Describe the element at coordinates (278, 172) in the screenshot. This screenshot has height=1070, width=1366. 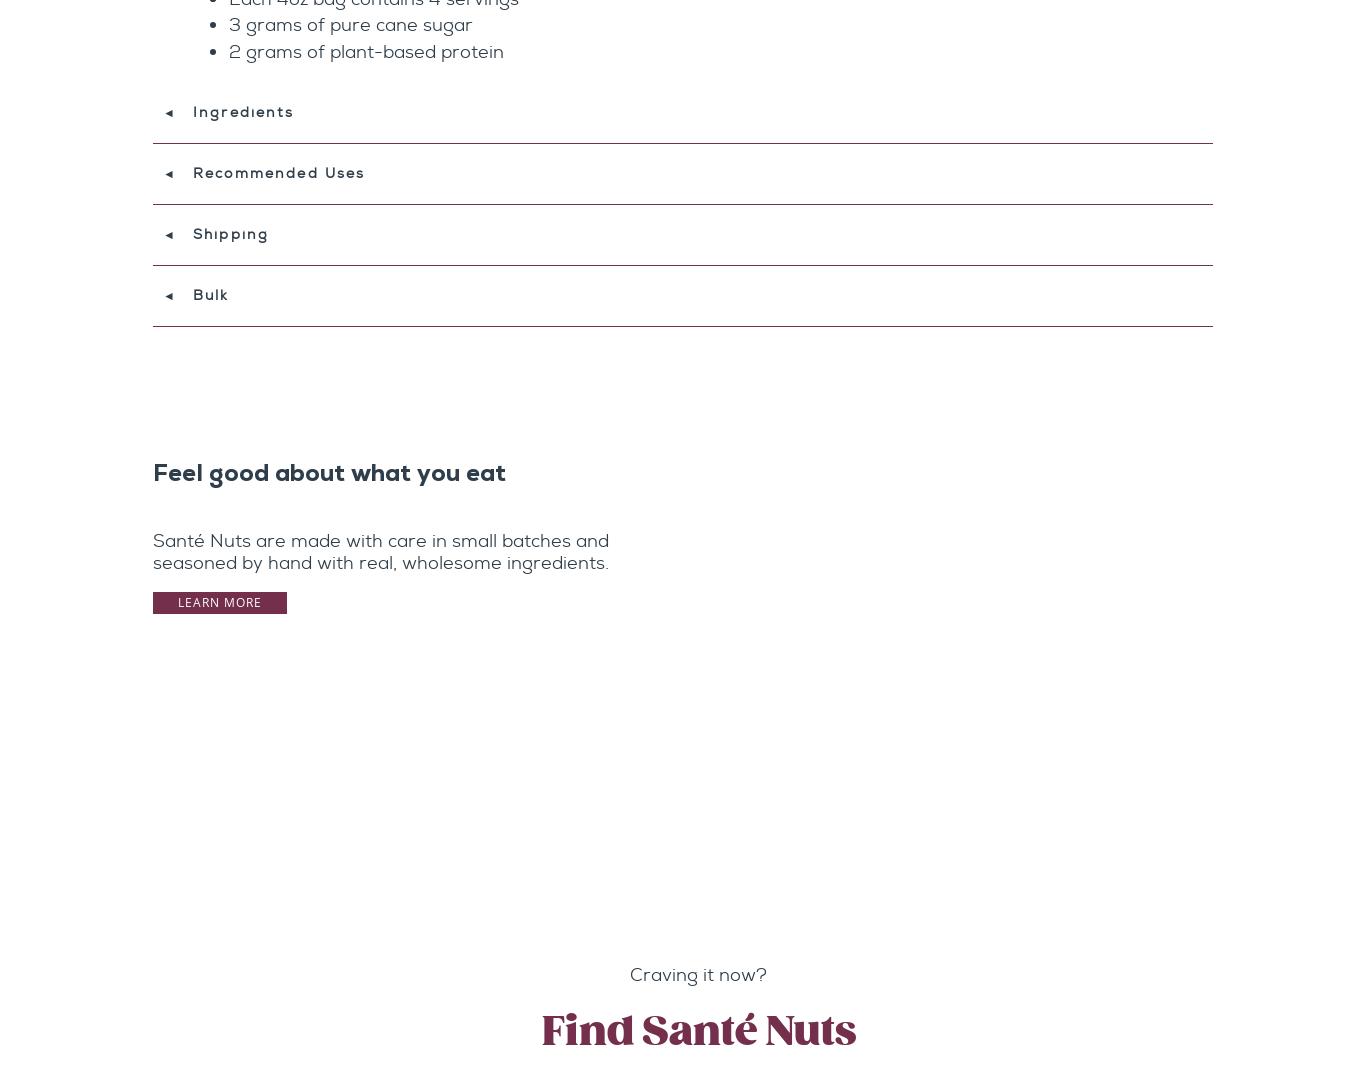
I see `'Recommended Uses'` at that location.